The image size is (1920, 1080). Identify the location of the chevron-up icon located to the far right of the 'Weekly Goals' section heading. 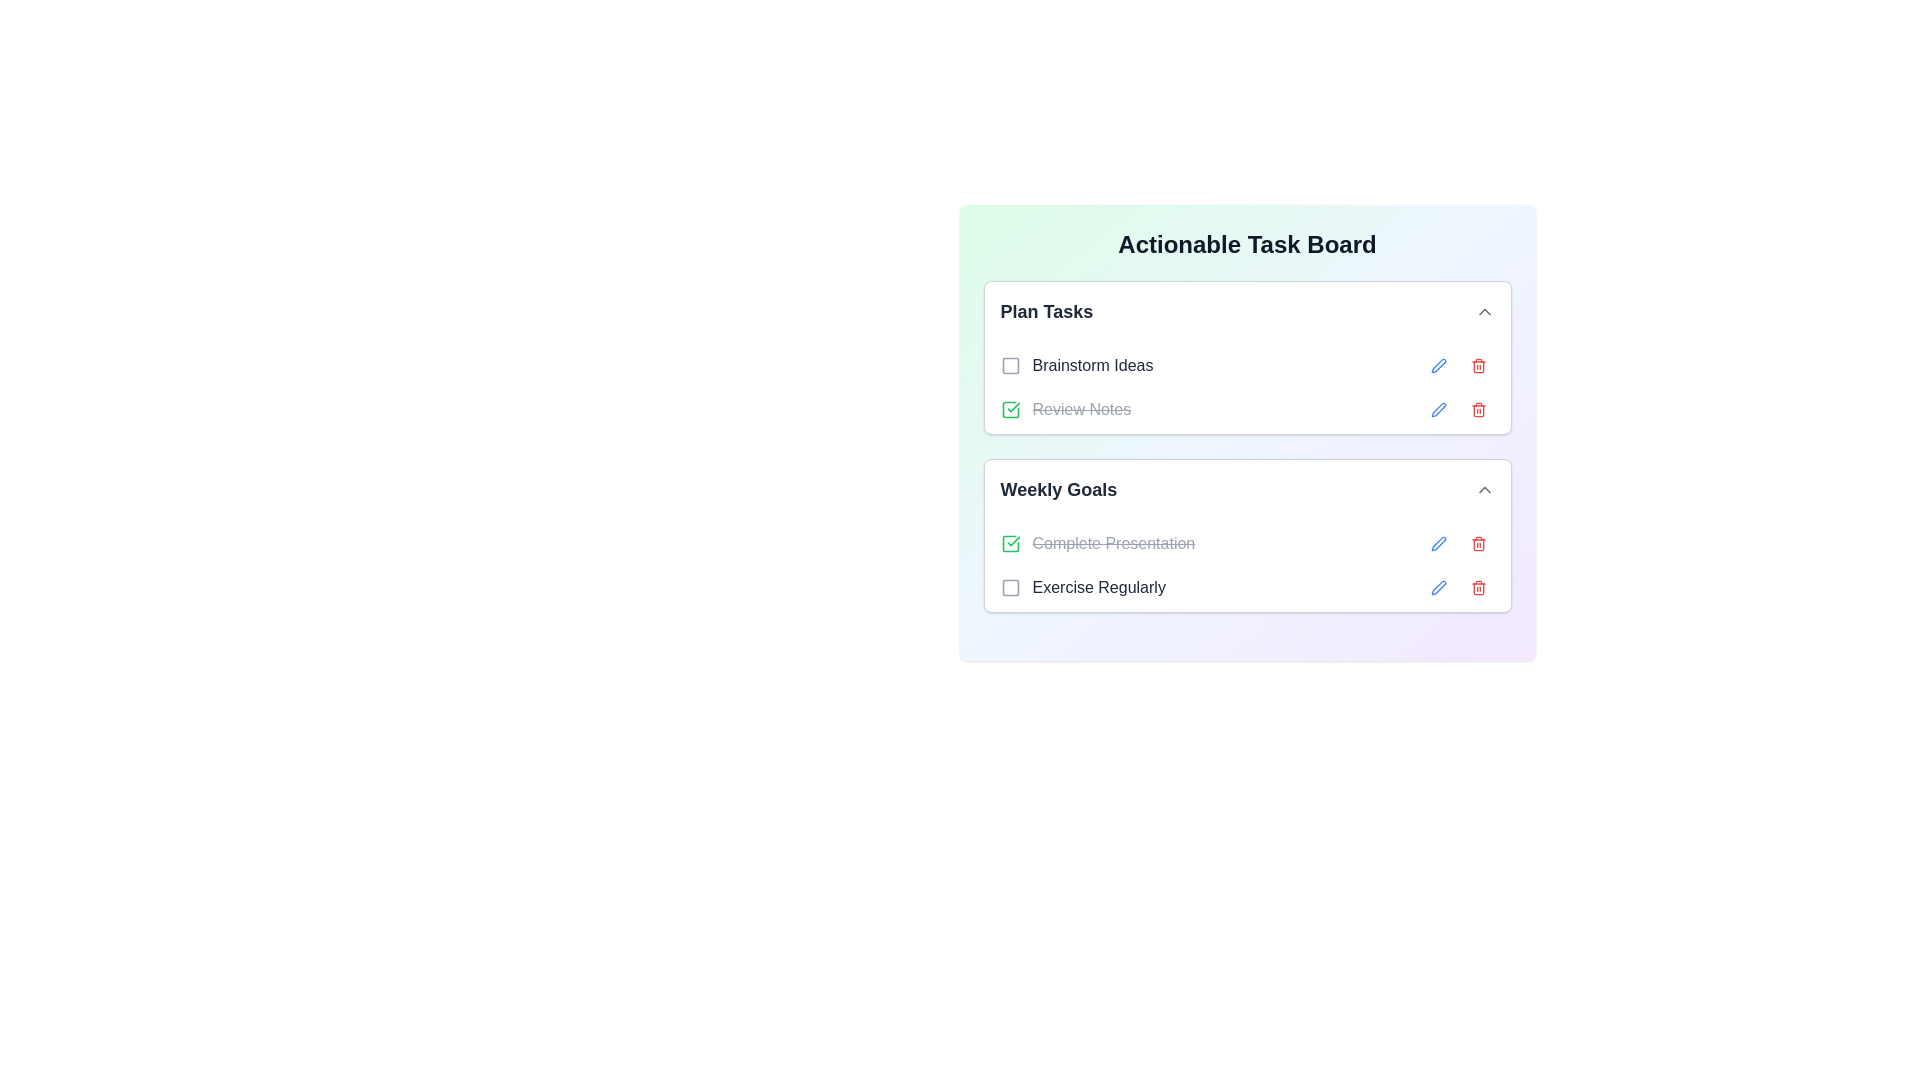
(1484, 489).